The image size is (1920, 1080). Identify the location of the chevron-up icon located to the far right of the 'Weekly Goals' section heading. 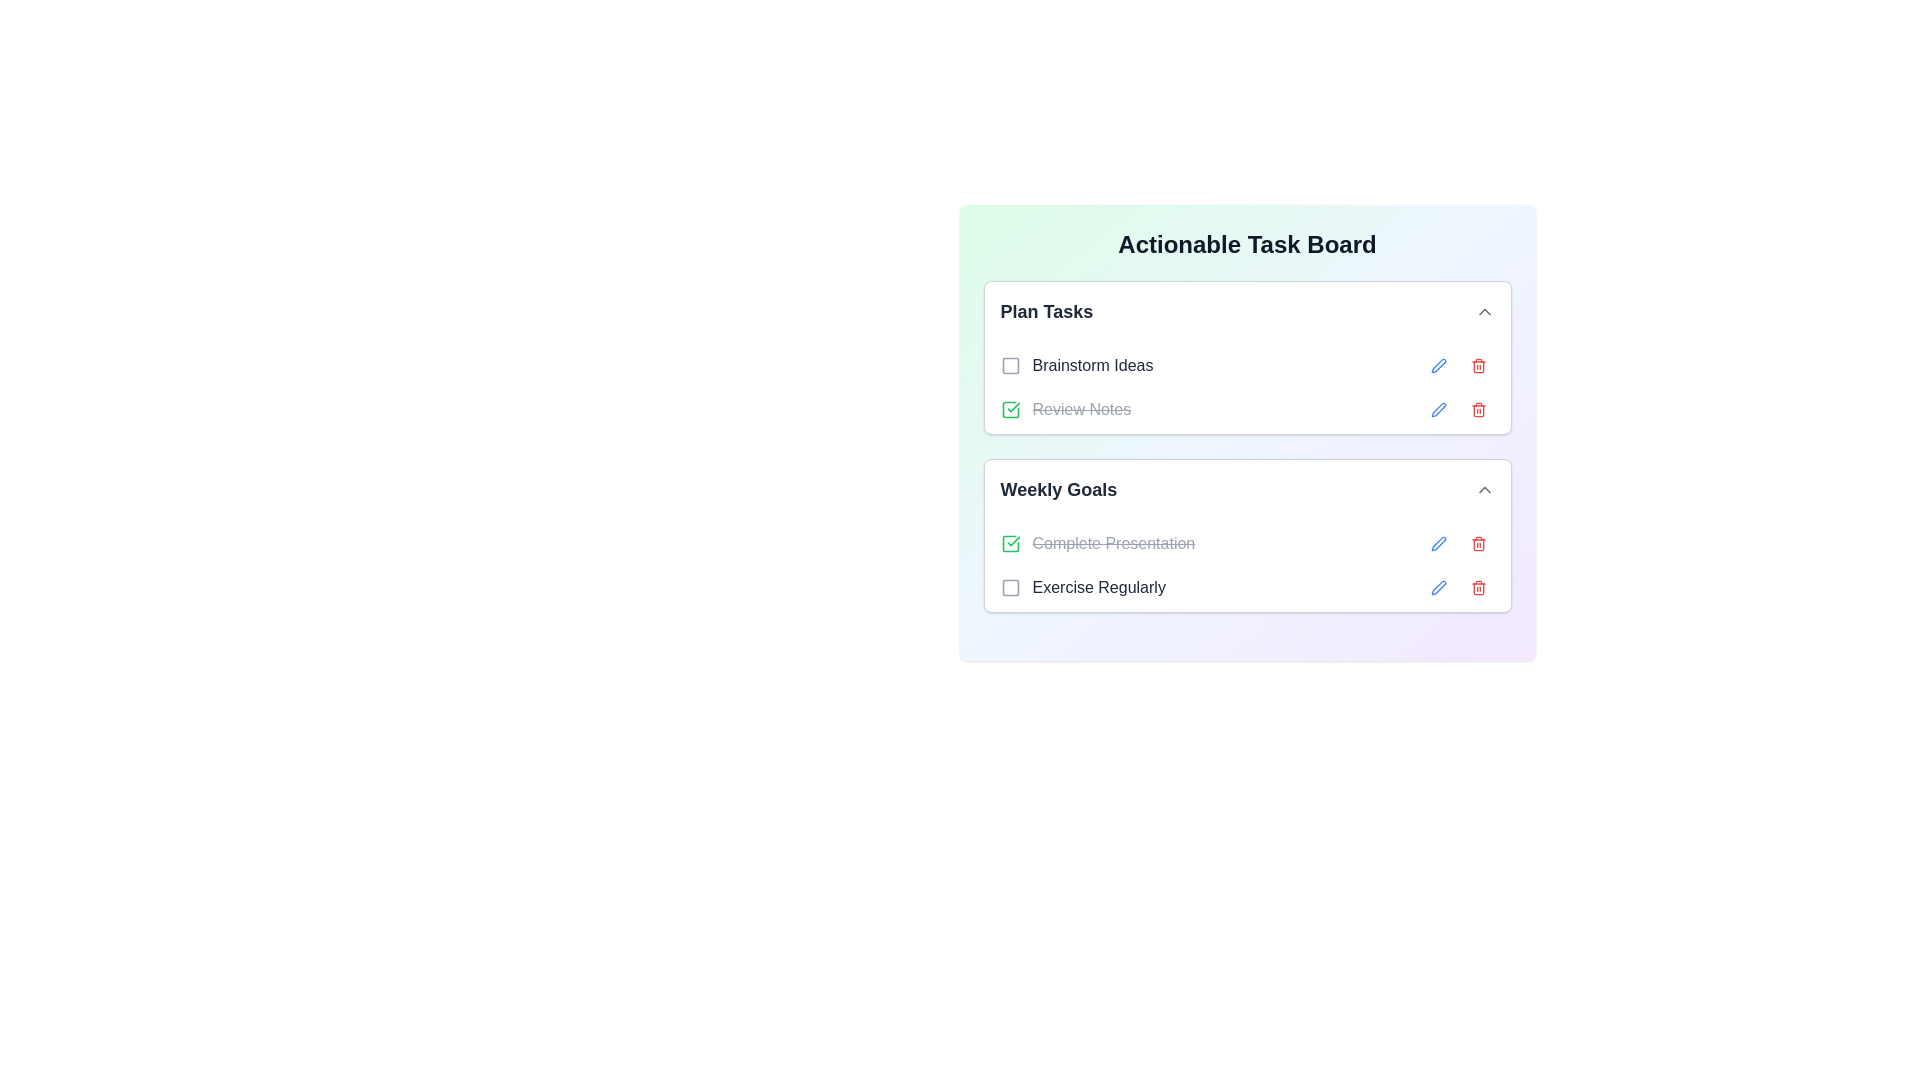
(1484, 489).